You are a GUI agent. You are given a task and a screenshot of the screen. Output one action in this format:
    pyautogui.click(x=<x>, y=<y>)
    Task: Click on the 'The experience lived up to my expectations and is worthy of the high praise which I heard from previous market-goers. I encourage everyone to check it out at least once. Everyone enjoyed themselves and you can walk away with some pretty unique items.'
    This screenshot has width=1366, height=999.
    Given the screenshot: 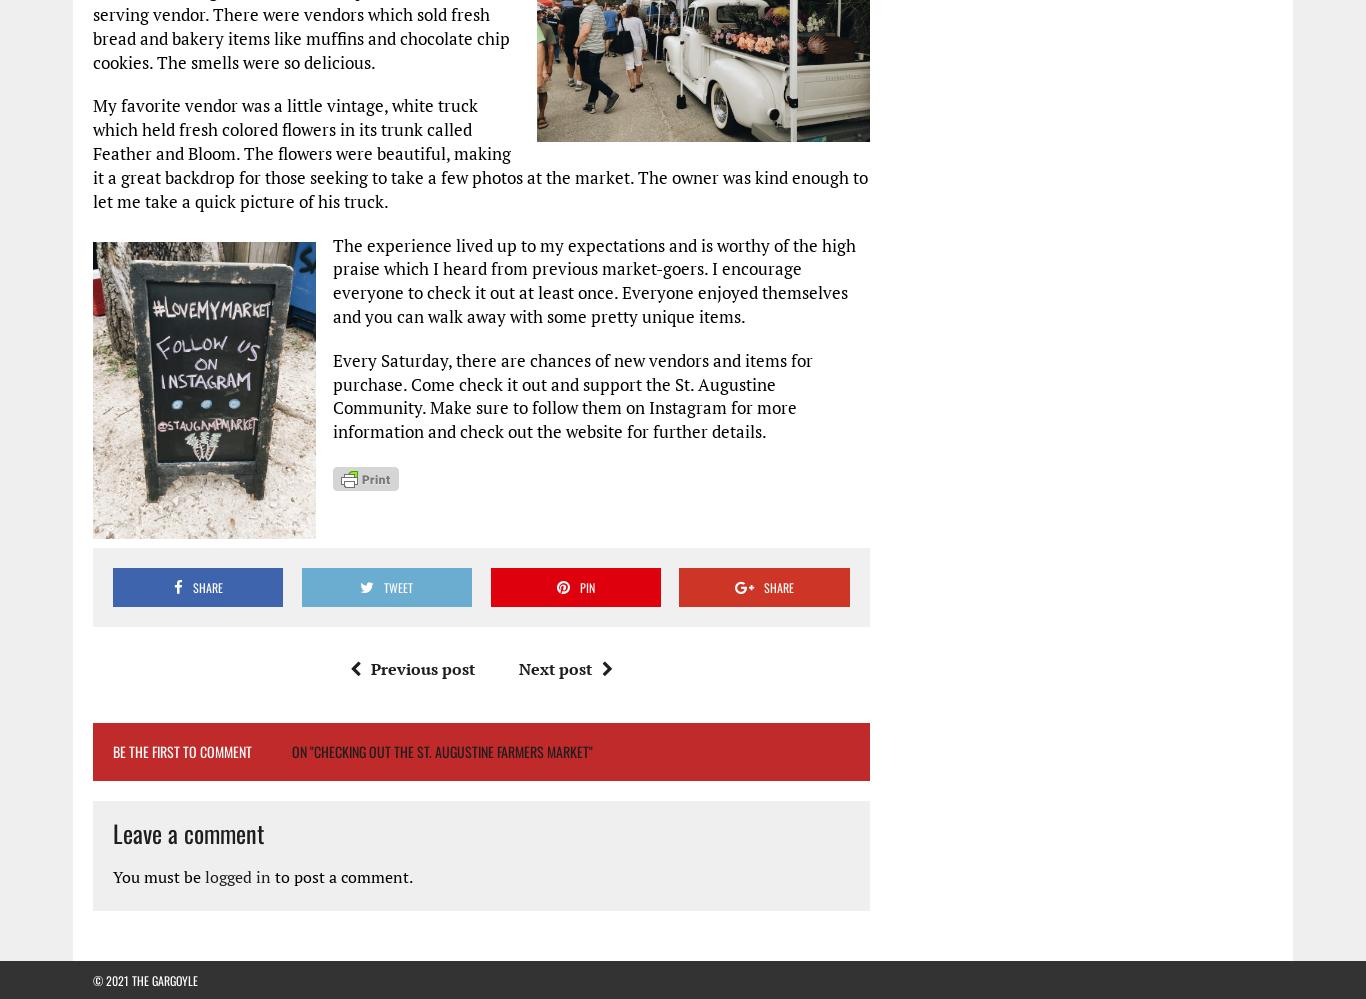 What is the action you would take?
    pyautogui.click(x=593, y=279)
    